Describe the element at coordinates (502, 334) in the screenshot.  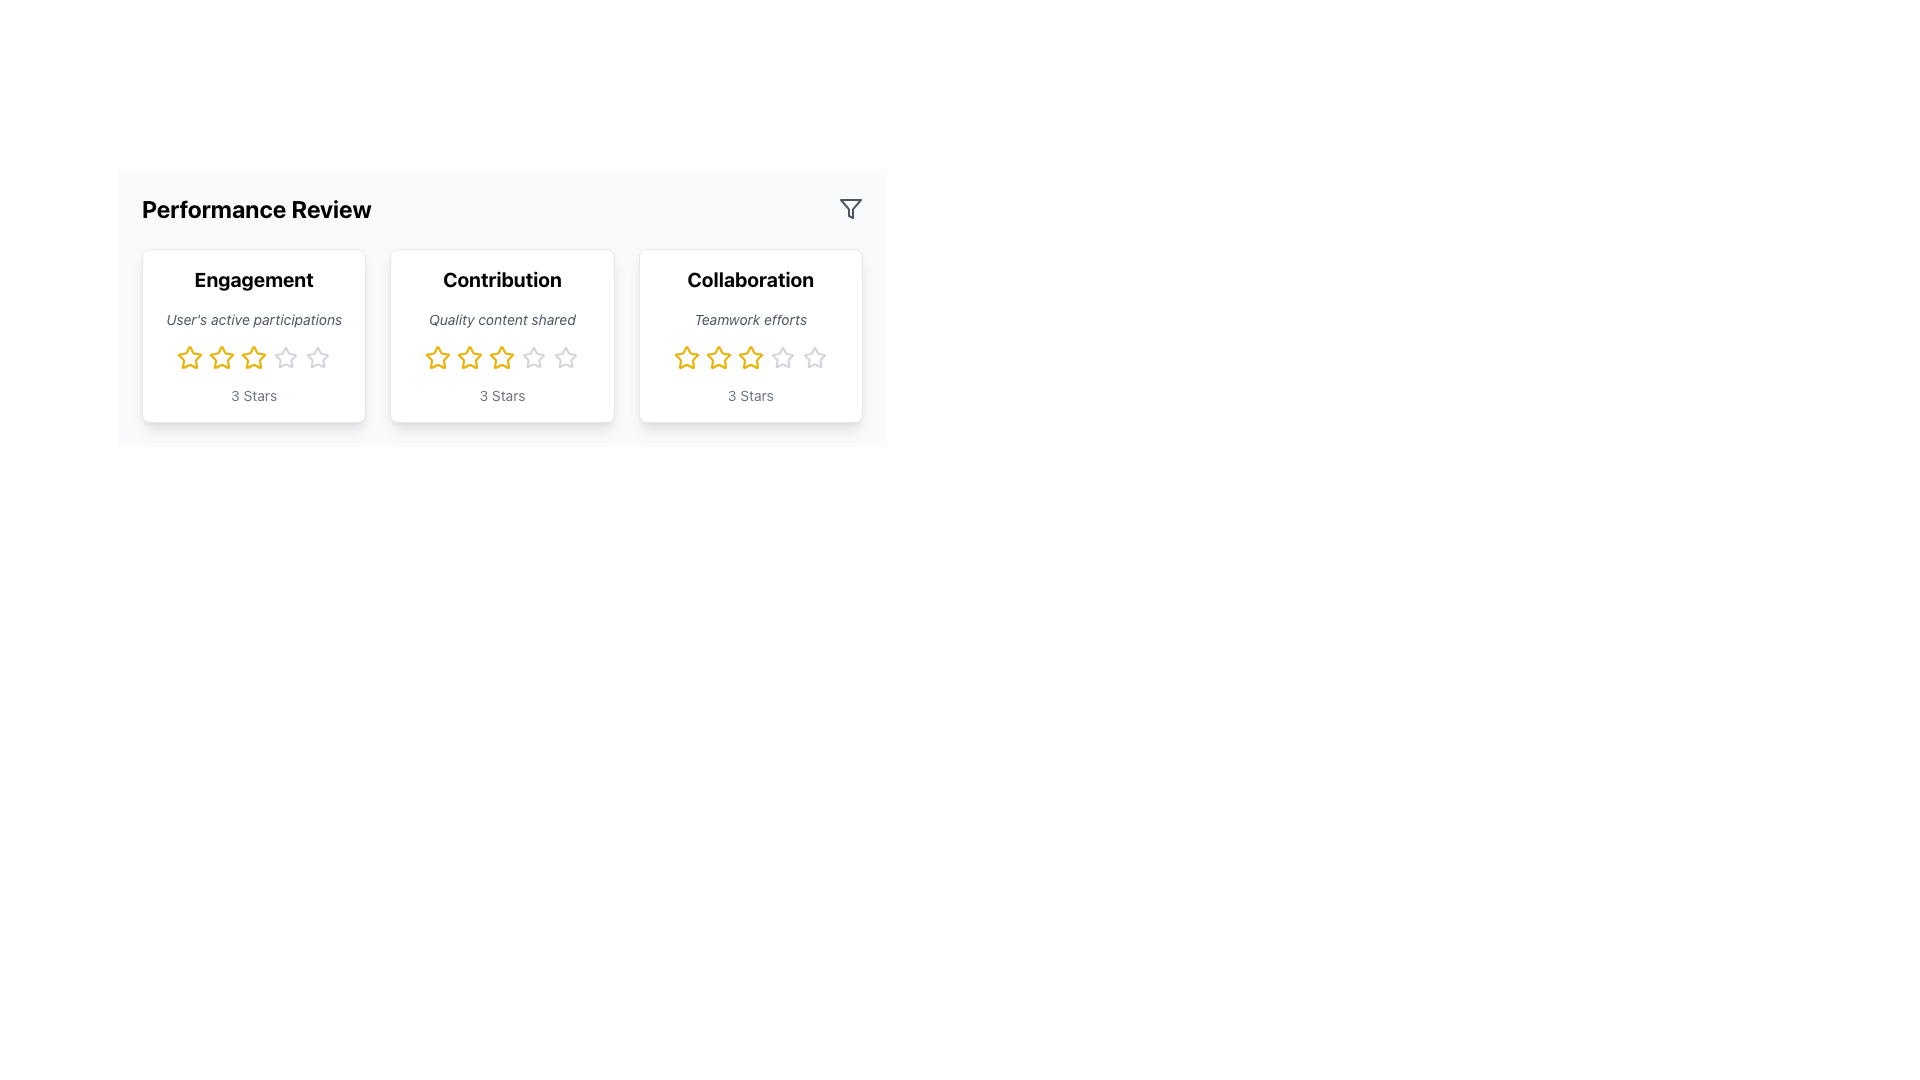
I see `information displayed on the 'Contribution' Rating card, which includes the title 'Contribution', subtitle 'Quality content shared', and the 5-star rating with '3 Stars' at the bottom` at that location.